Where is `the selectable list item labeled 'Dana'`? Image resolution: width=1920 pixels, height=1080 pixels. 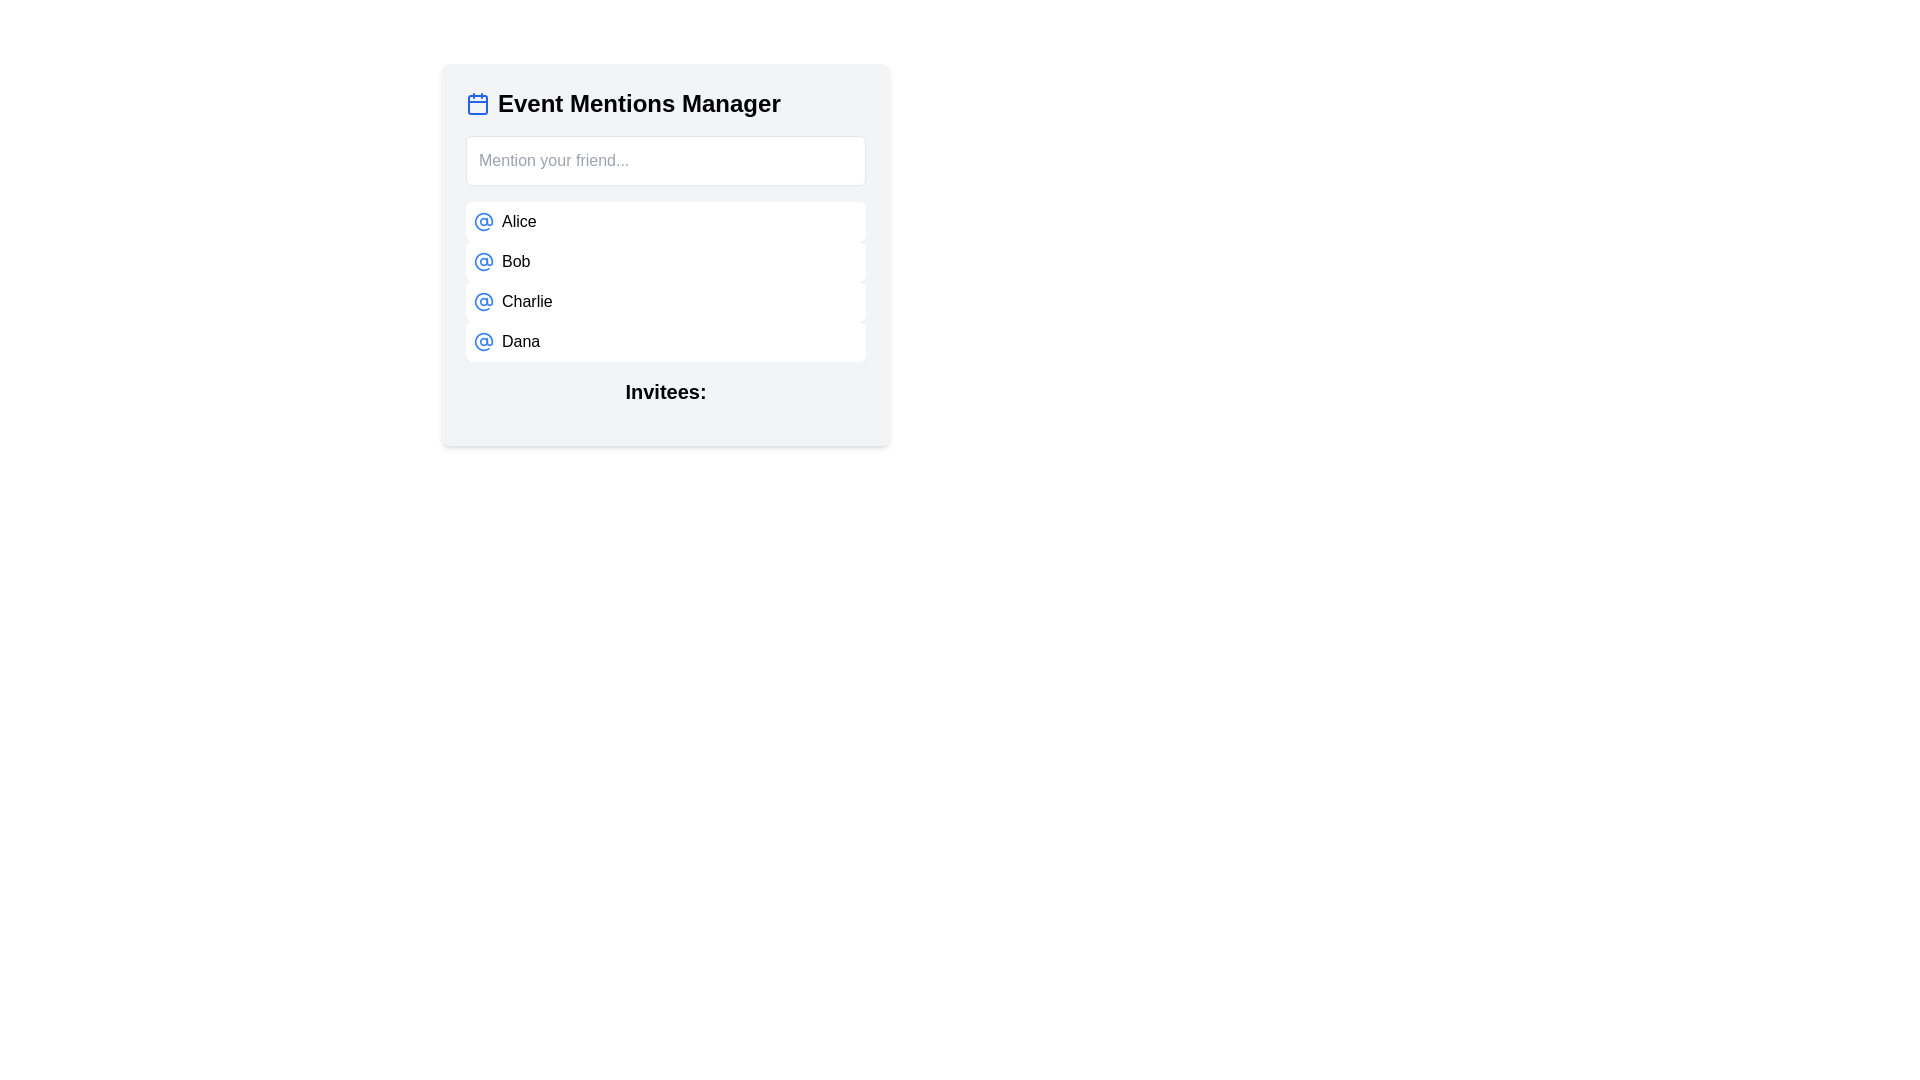
the selectable list item labeled 'Dana' is located at coordinates (666, 341).